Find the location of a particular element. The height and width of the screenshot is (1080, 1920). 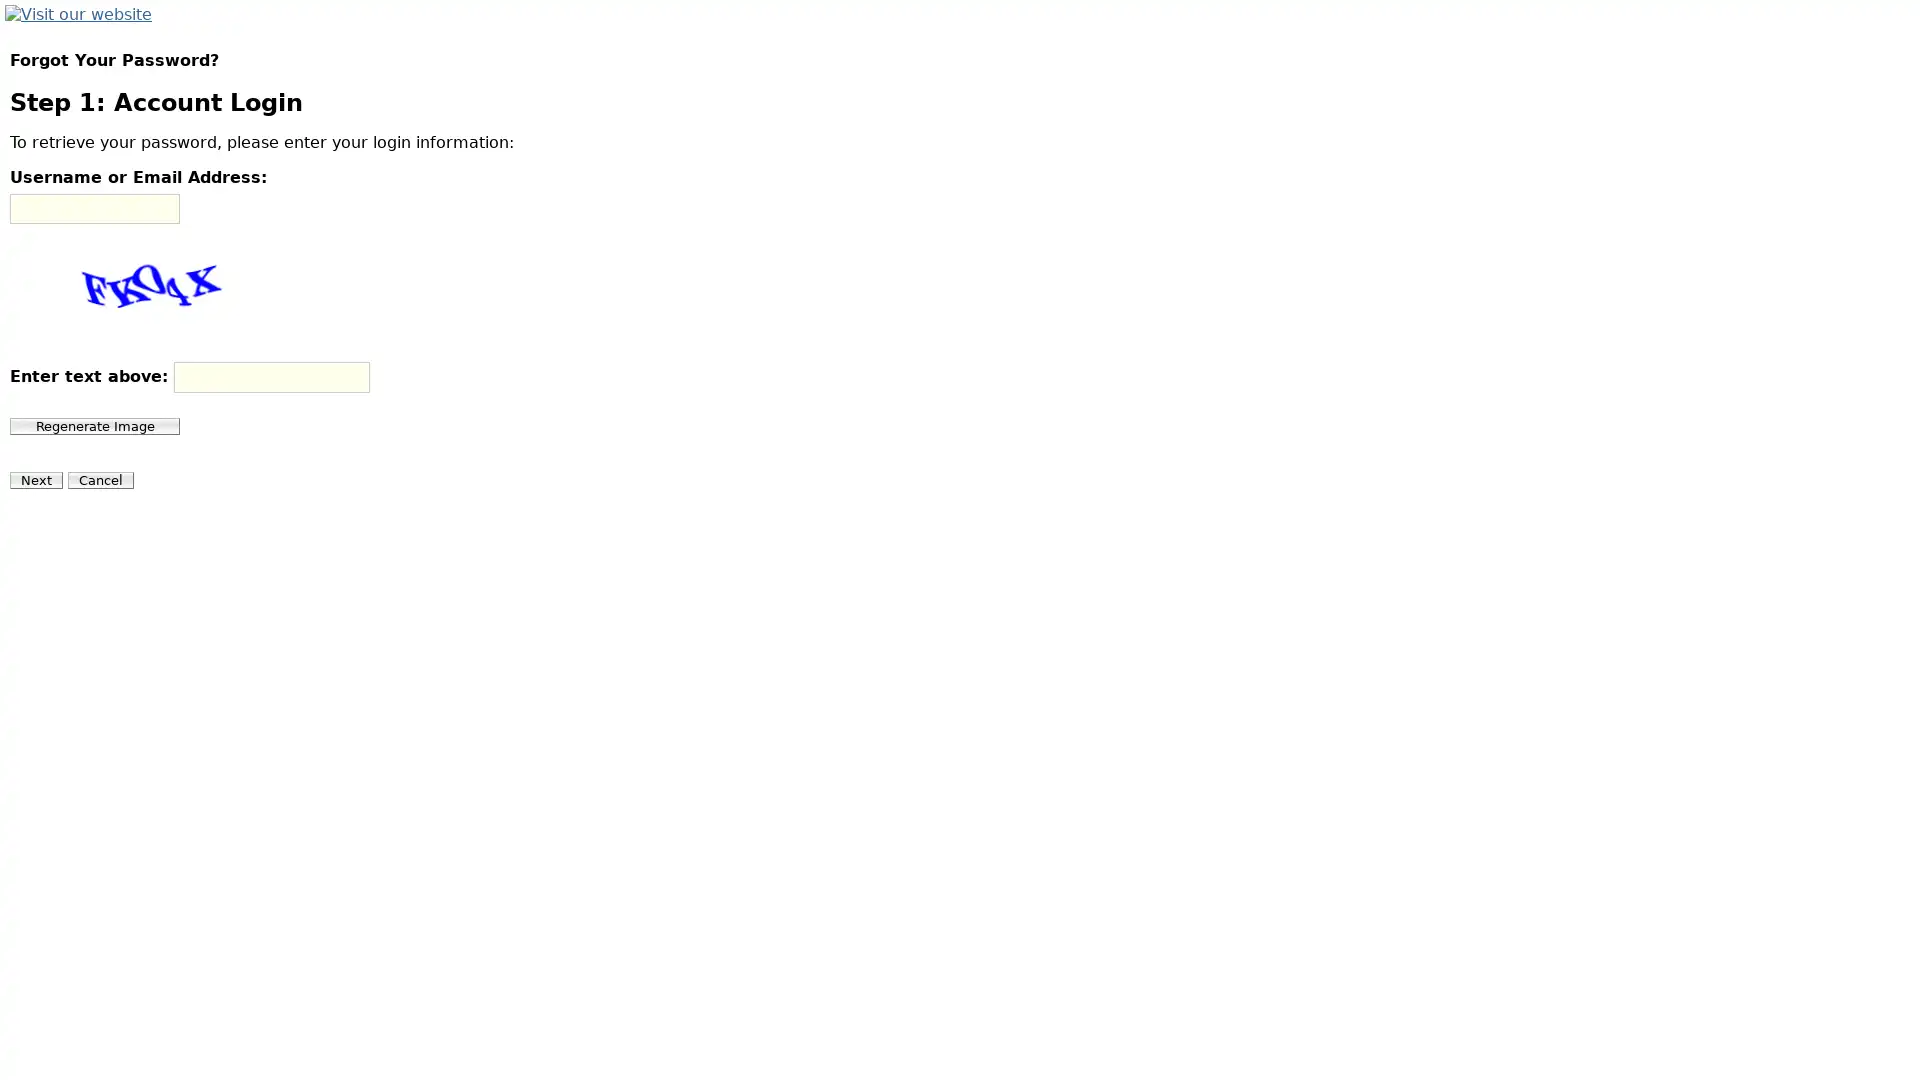

Next is located at coordinates (36, 480).